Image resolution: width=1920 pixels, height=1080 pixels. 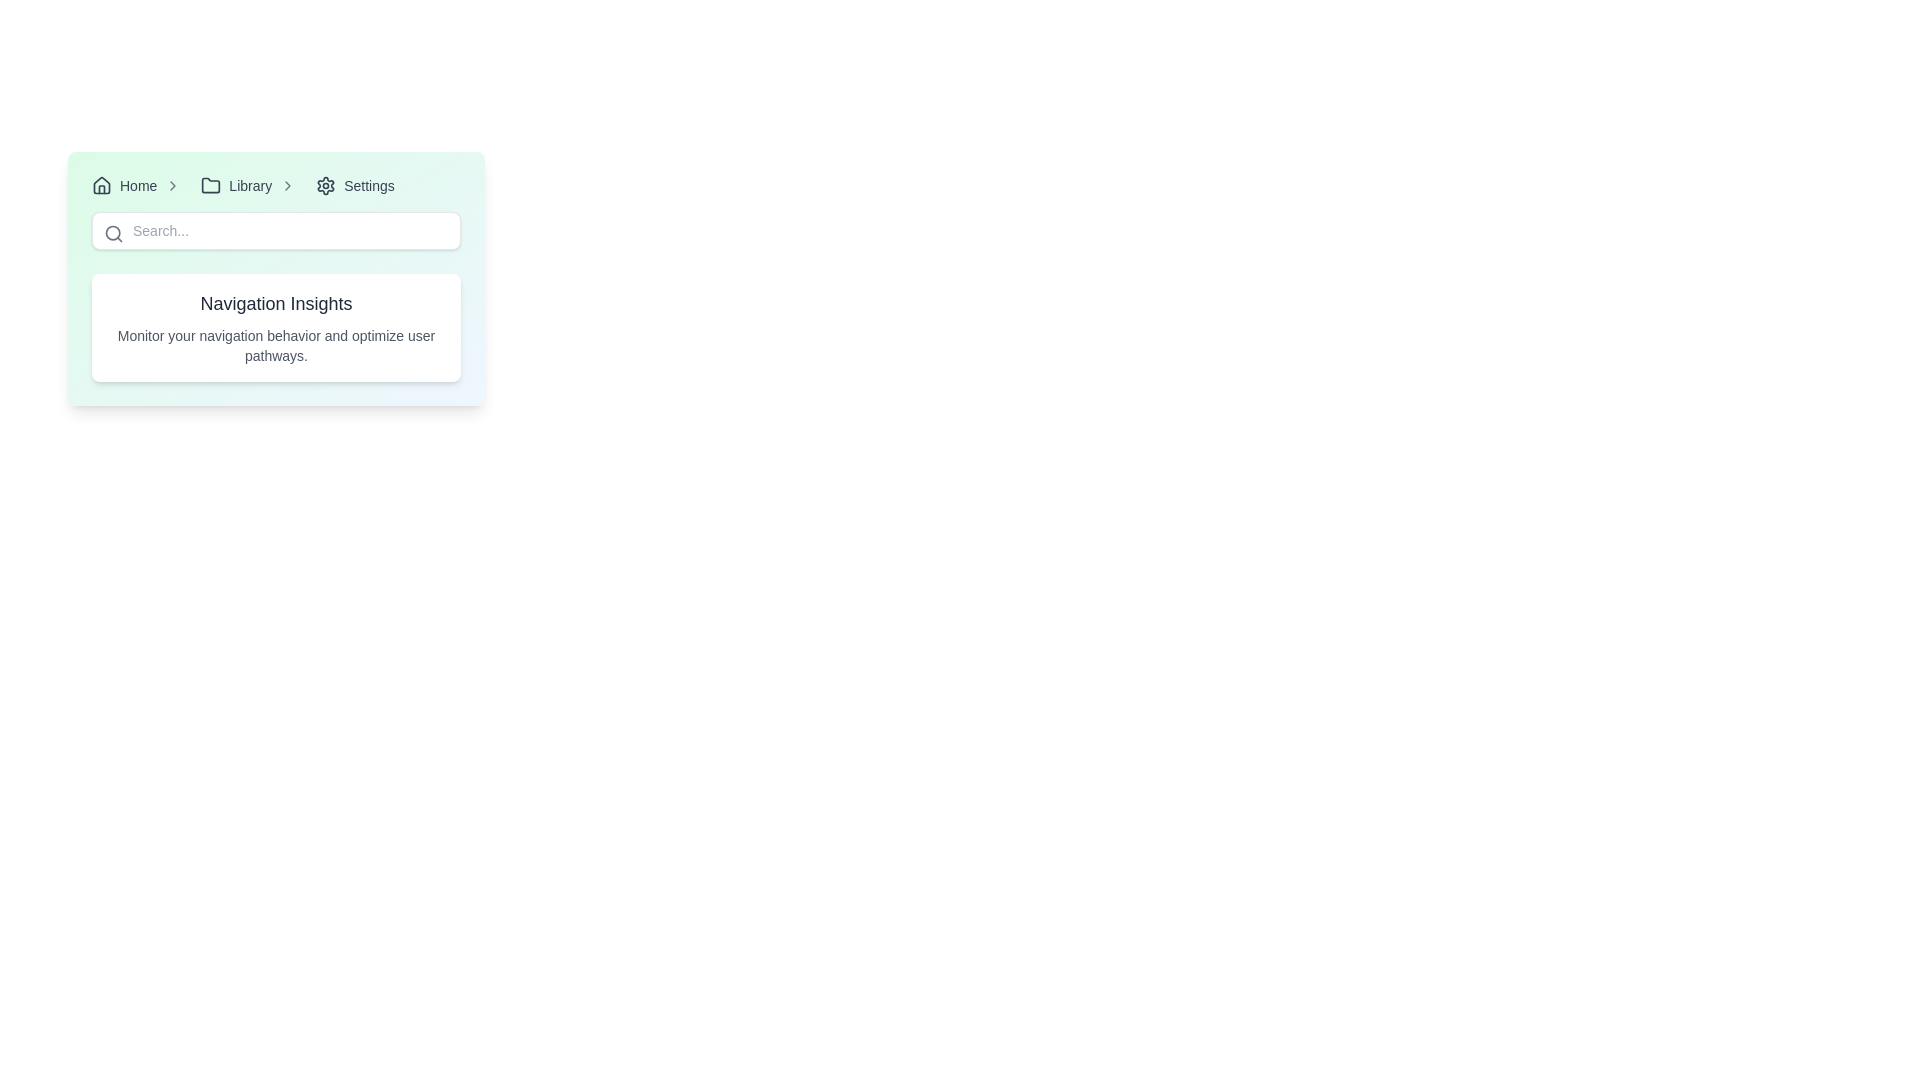 I want to click on the home icon in the navigation bar, which is a simplified geometric representation of a house with a triangular roof and rectangular base, so click(x=100, y=185).